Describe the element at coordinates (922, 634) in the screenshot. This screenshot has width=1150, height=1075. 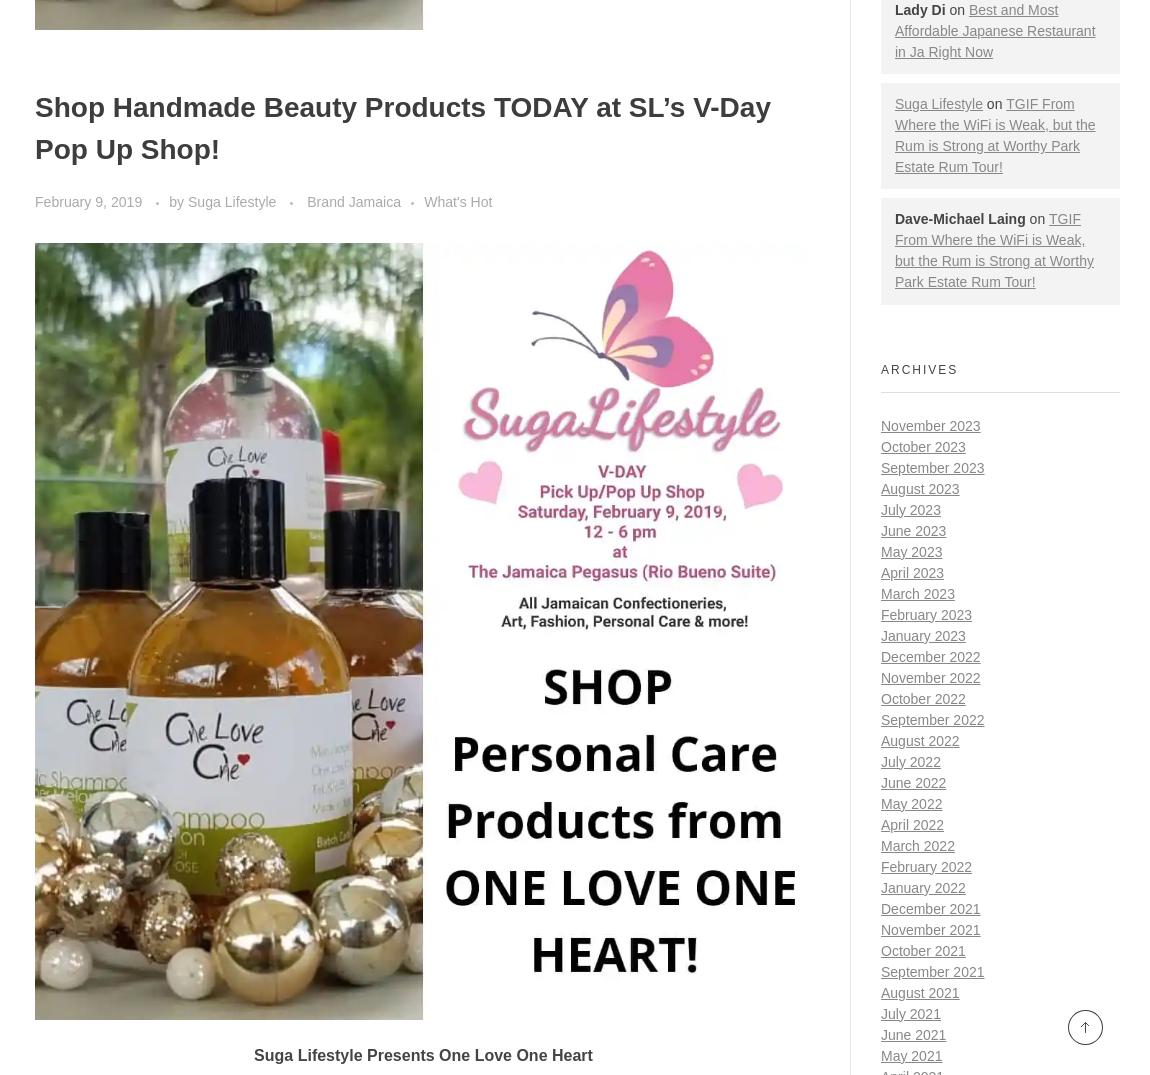
I see `'January 2023'` at that location.